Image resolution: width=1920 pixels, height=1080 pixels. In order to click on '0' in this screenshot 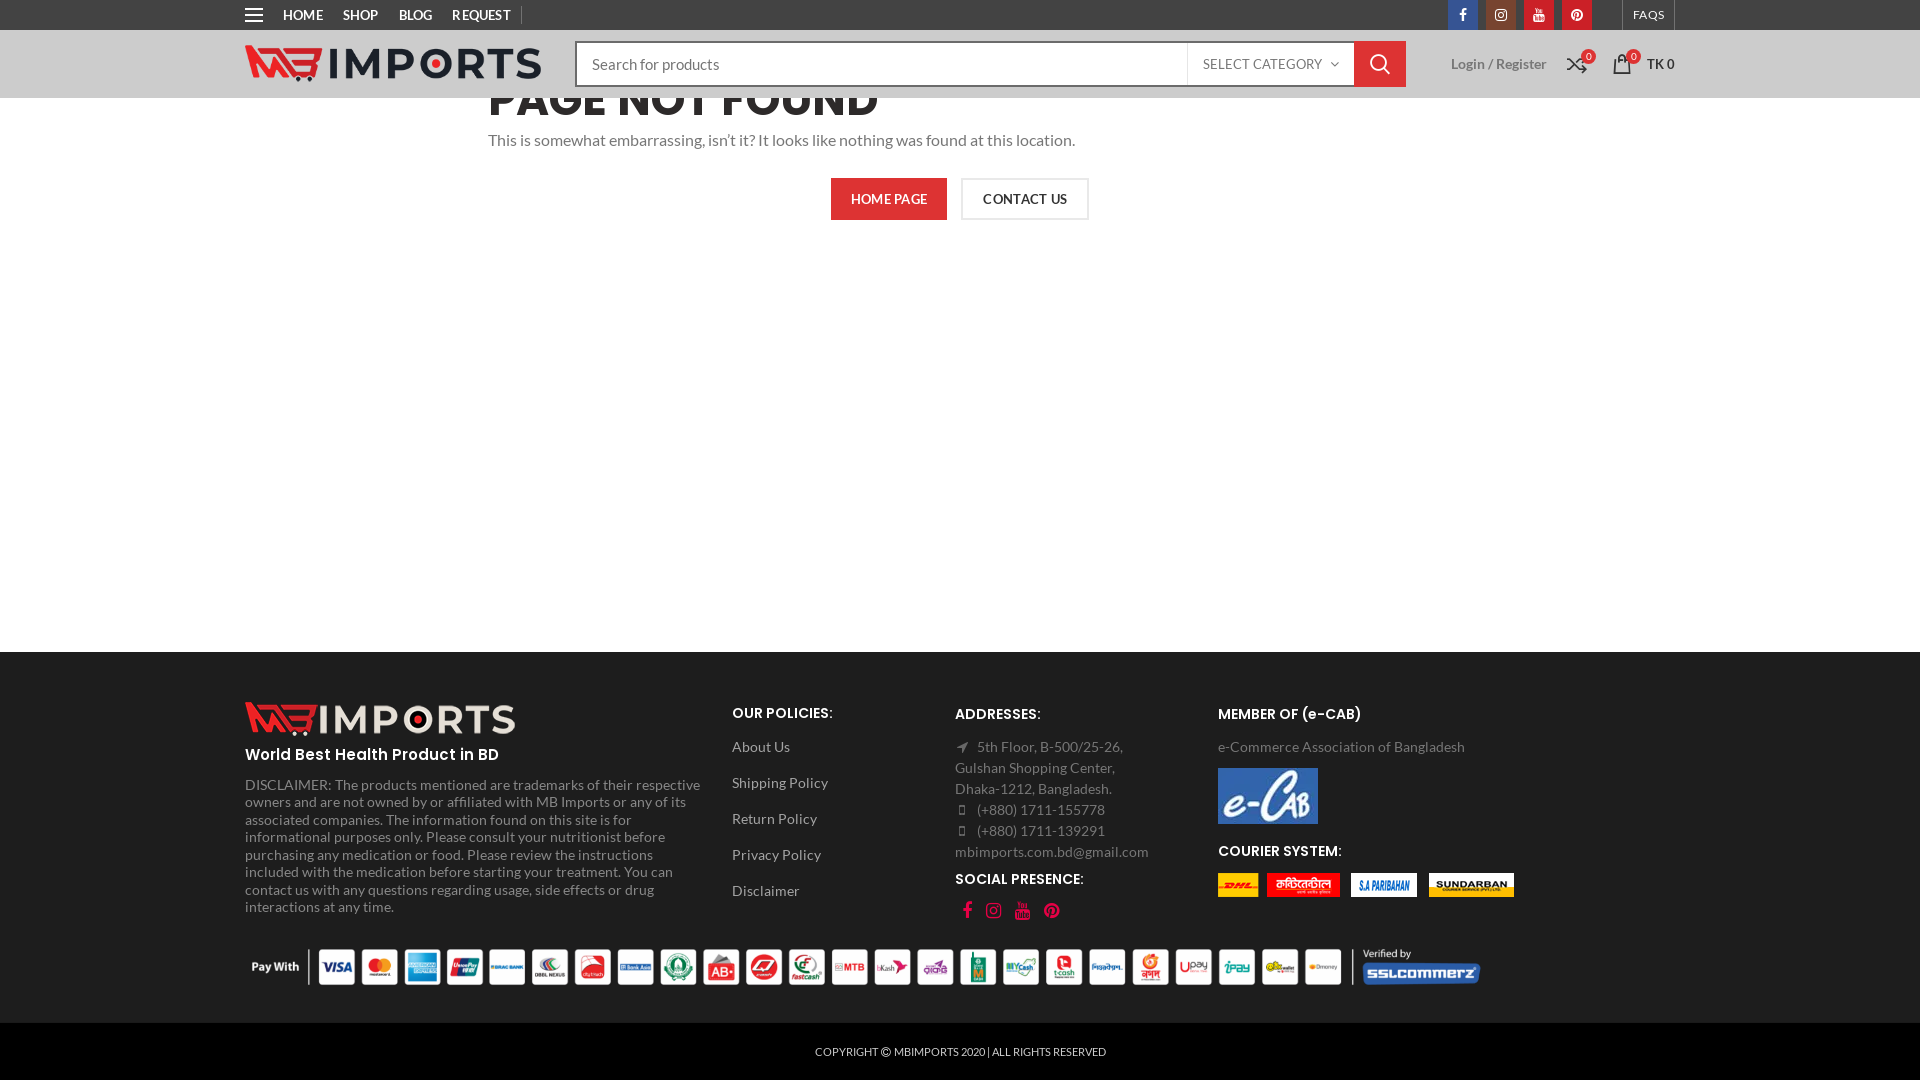, I will do `click(1576, 63)`.